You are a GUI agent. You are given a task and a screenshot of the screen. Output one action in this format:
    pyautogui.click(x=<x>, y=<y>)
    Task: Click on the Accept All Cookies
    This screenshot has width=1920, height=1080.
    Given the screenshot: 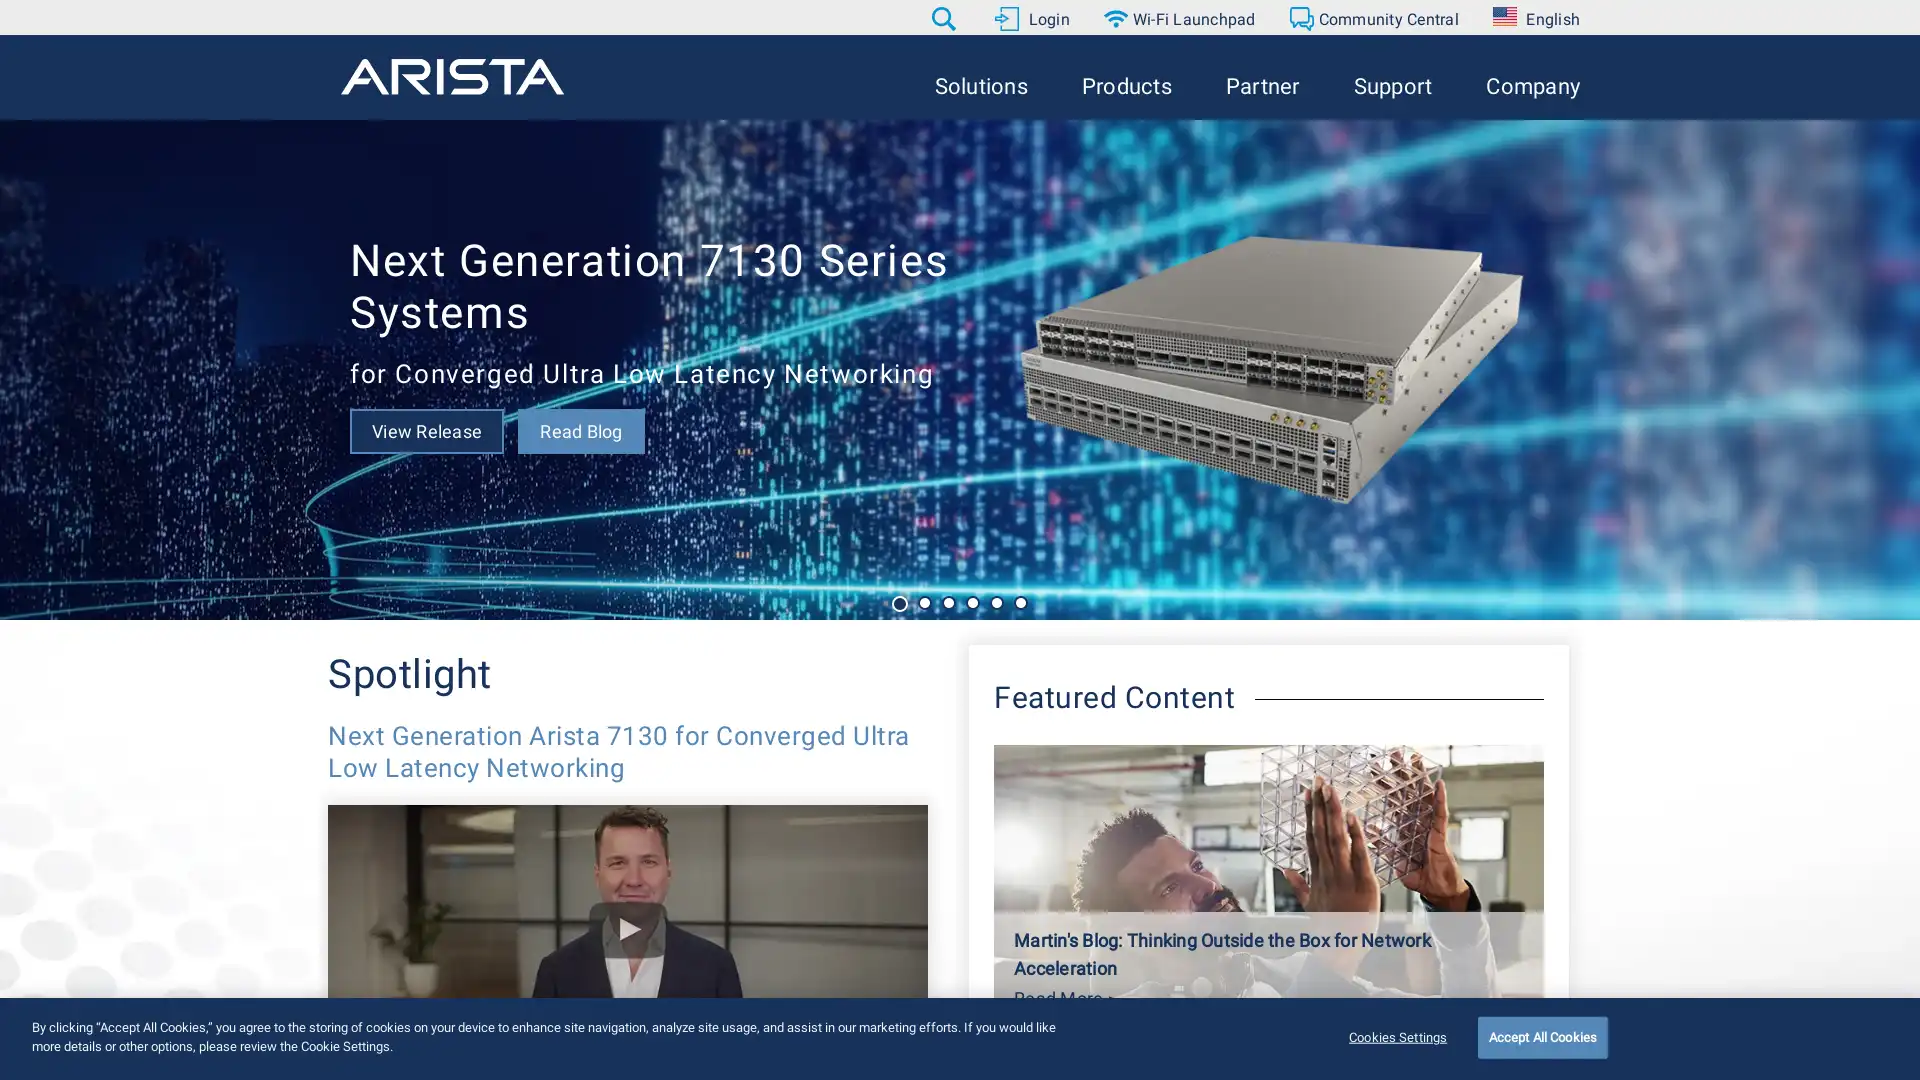 What is the action you would take?
    pyautogui.click(x=1541, y=1036)
    